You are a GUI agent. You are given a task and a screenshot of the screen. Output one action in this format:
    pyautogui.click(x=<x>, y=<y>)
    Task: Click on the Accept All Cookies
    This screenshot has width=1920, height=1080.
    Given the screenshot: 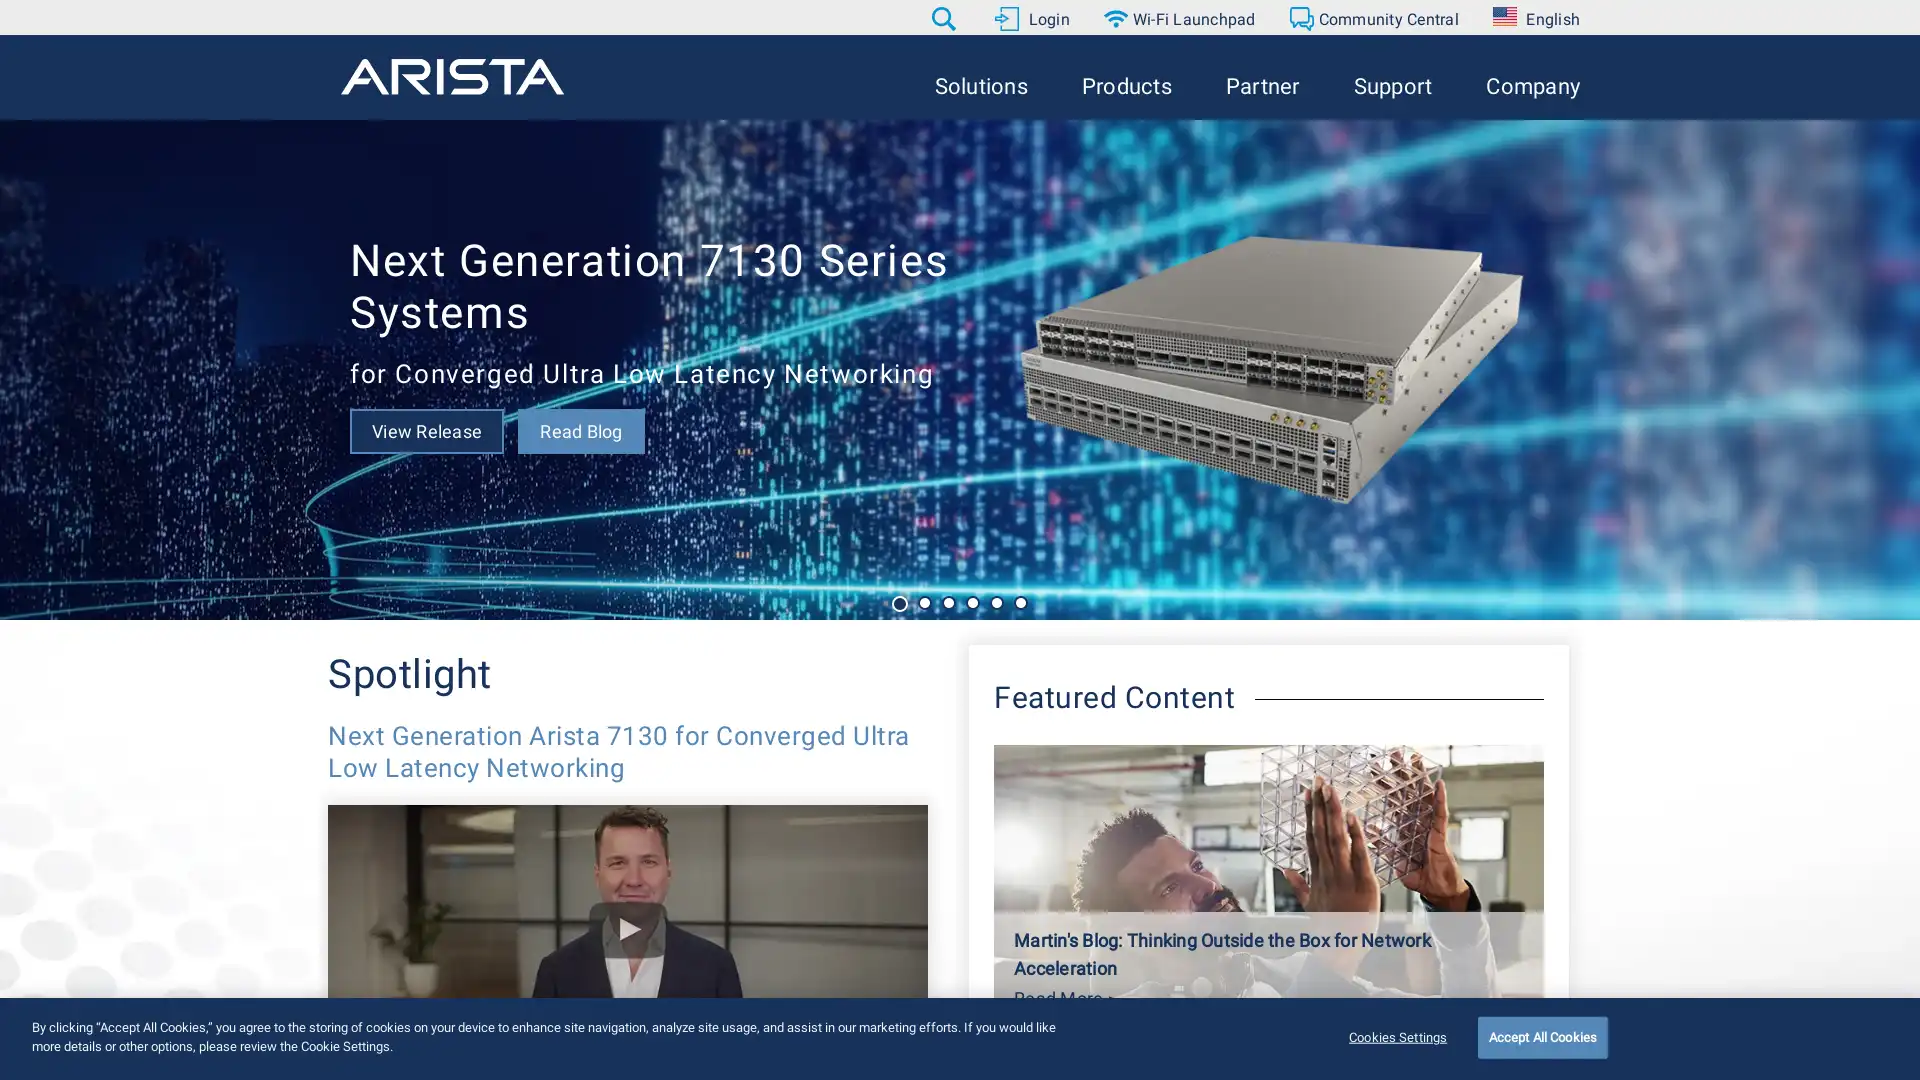 What is the action you would take?
    pyautogui.click(x=1541, y=1036)
    